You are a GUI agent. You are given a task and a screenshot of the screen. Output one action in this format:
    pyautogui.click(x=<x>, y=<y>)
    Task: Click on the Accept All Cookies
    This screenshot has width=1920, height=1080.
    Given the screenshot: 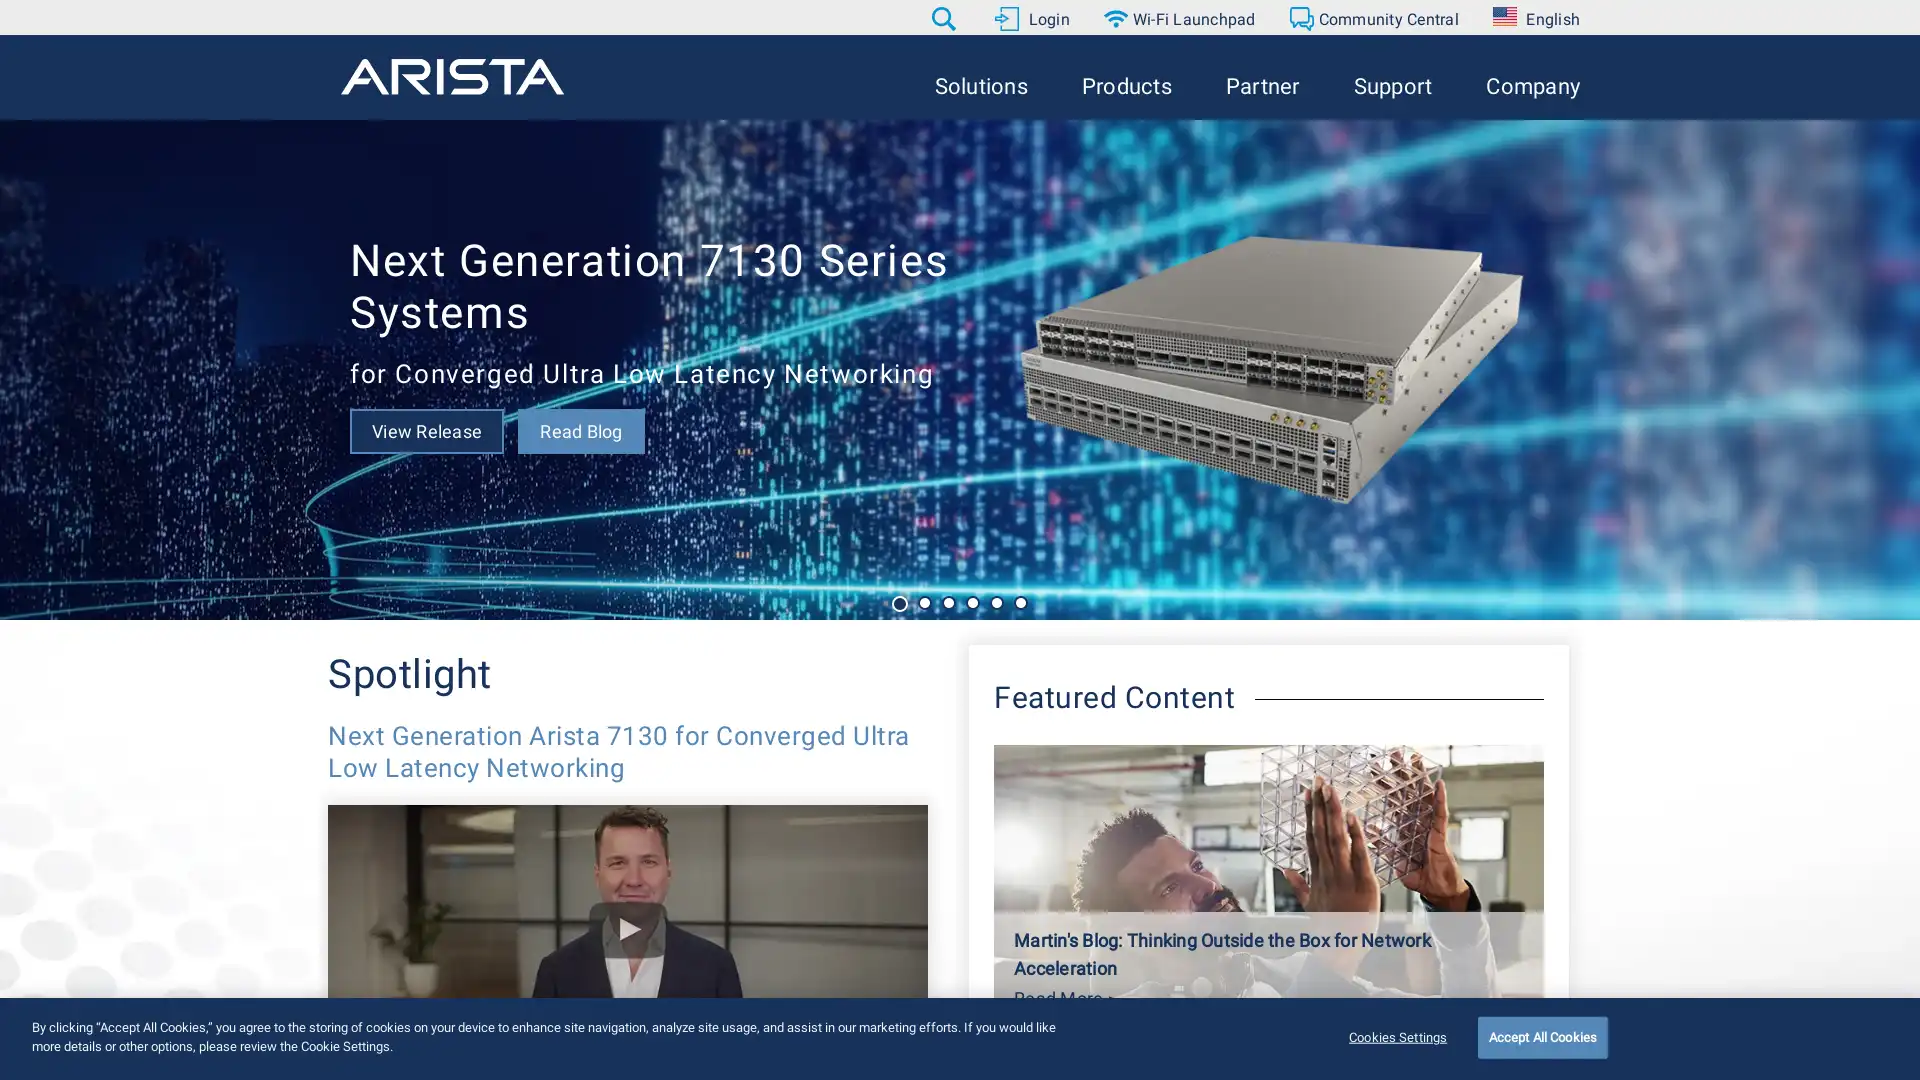 What is the action you would take?
    pyautogui.click(x=1541, y=1036)
    